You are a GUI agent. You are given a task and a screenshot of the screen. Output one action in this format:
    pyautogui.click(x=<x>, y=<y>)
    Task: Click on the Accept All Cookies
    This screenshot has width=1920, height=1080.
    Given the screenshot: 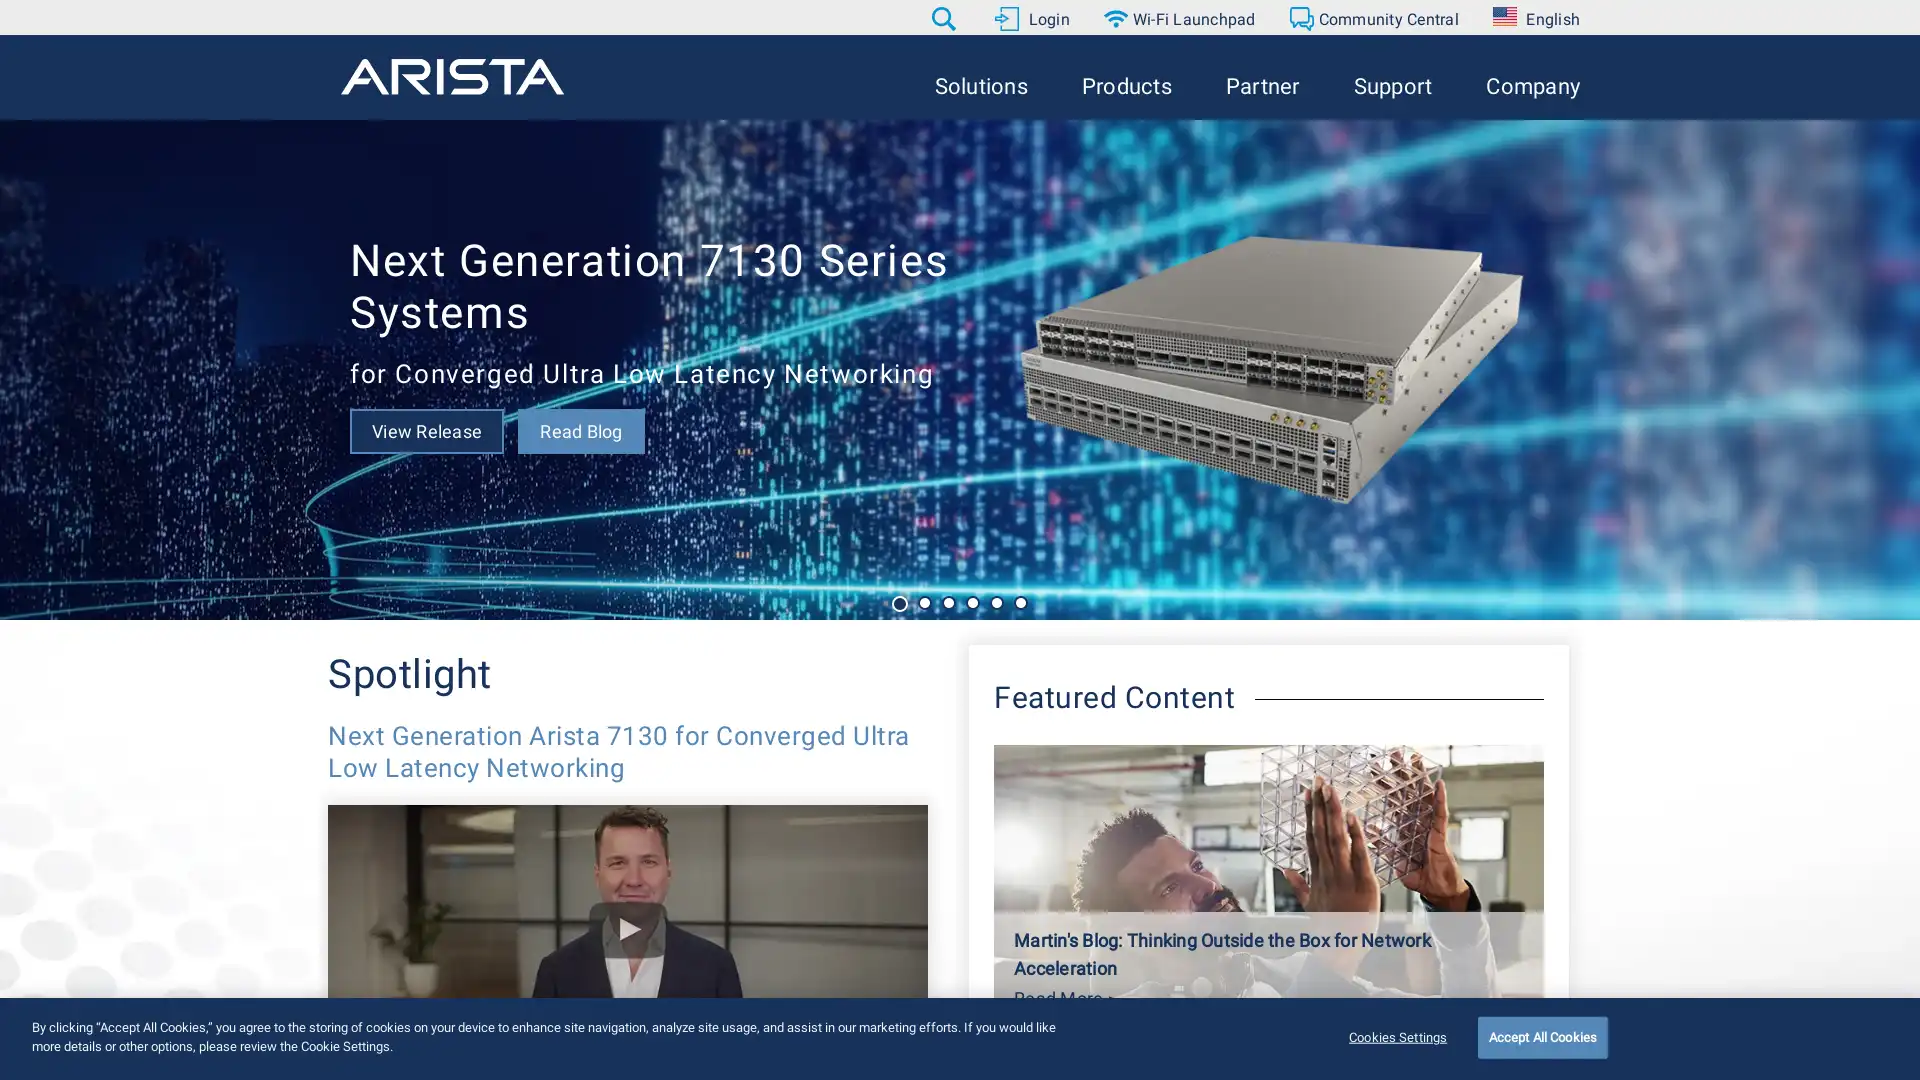 What is the action you would take?
    pyautogui.click(x=1541, y=1036)
    